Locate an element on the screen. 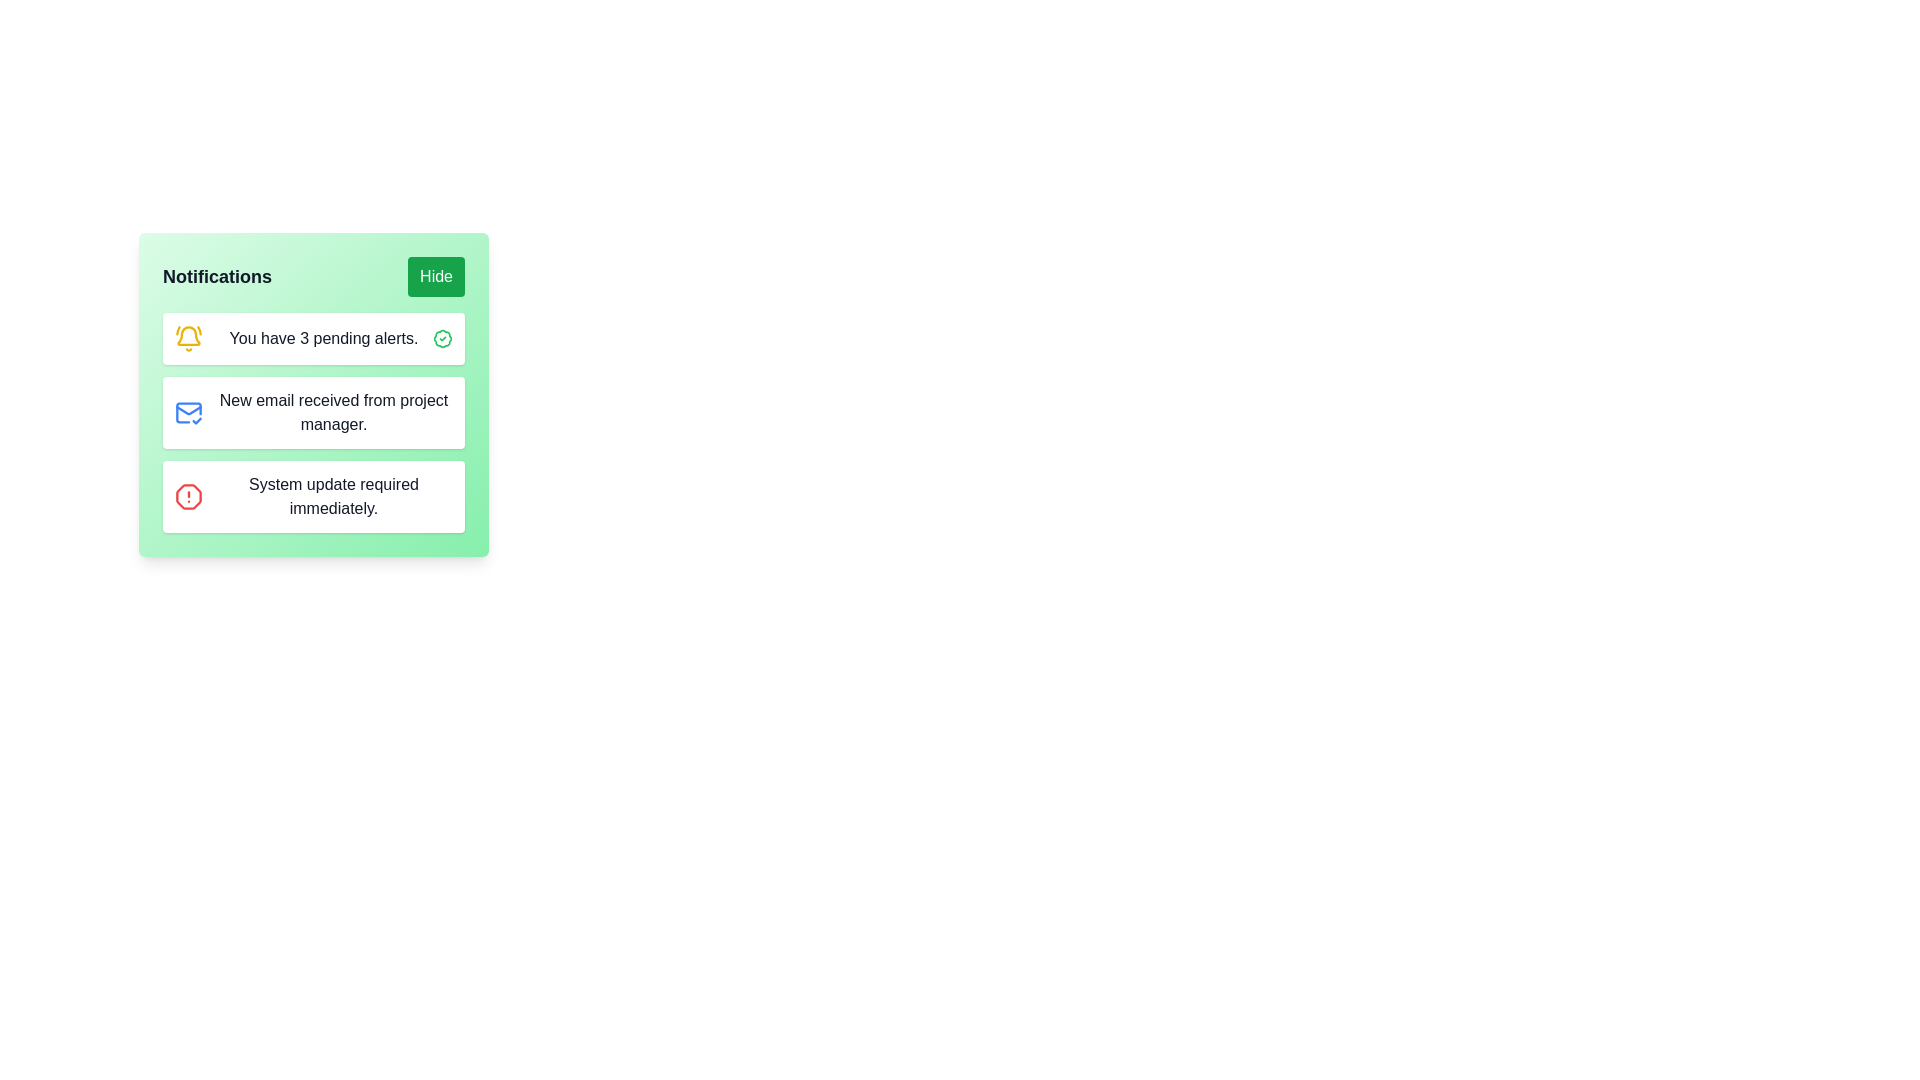  the informational message about the system update requirement located in the notification panel as the third item in the list is located at coordinates (334, 496).